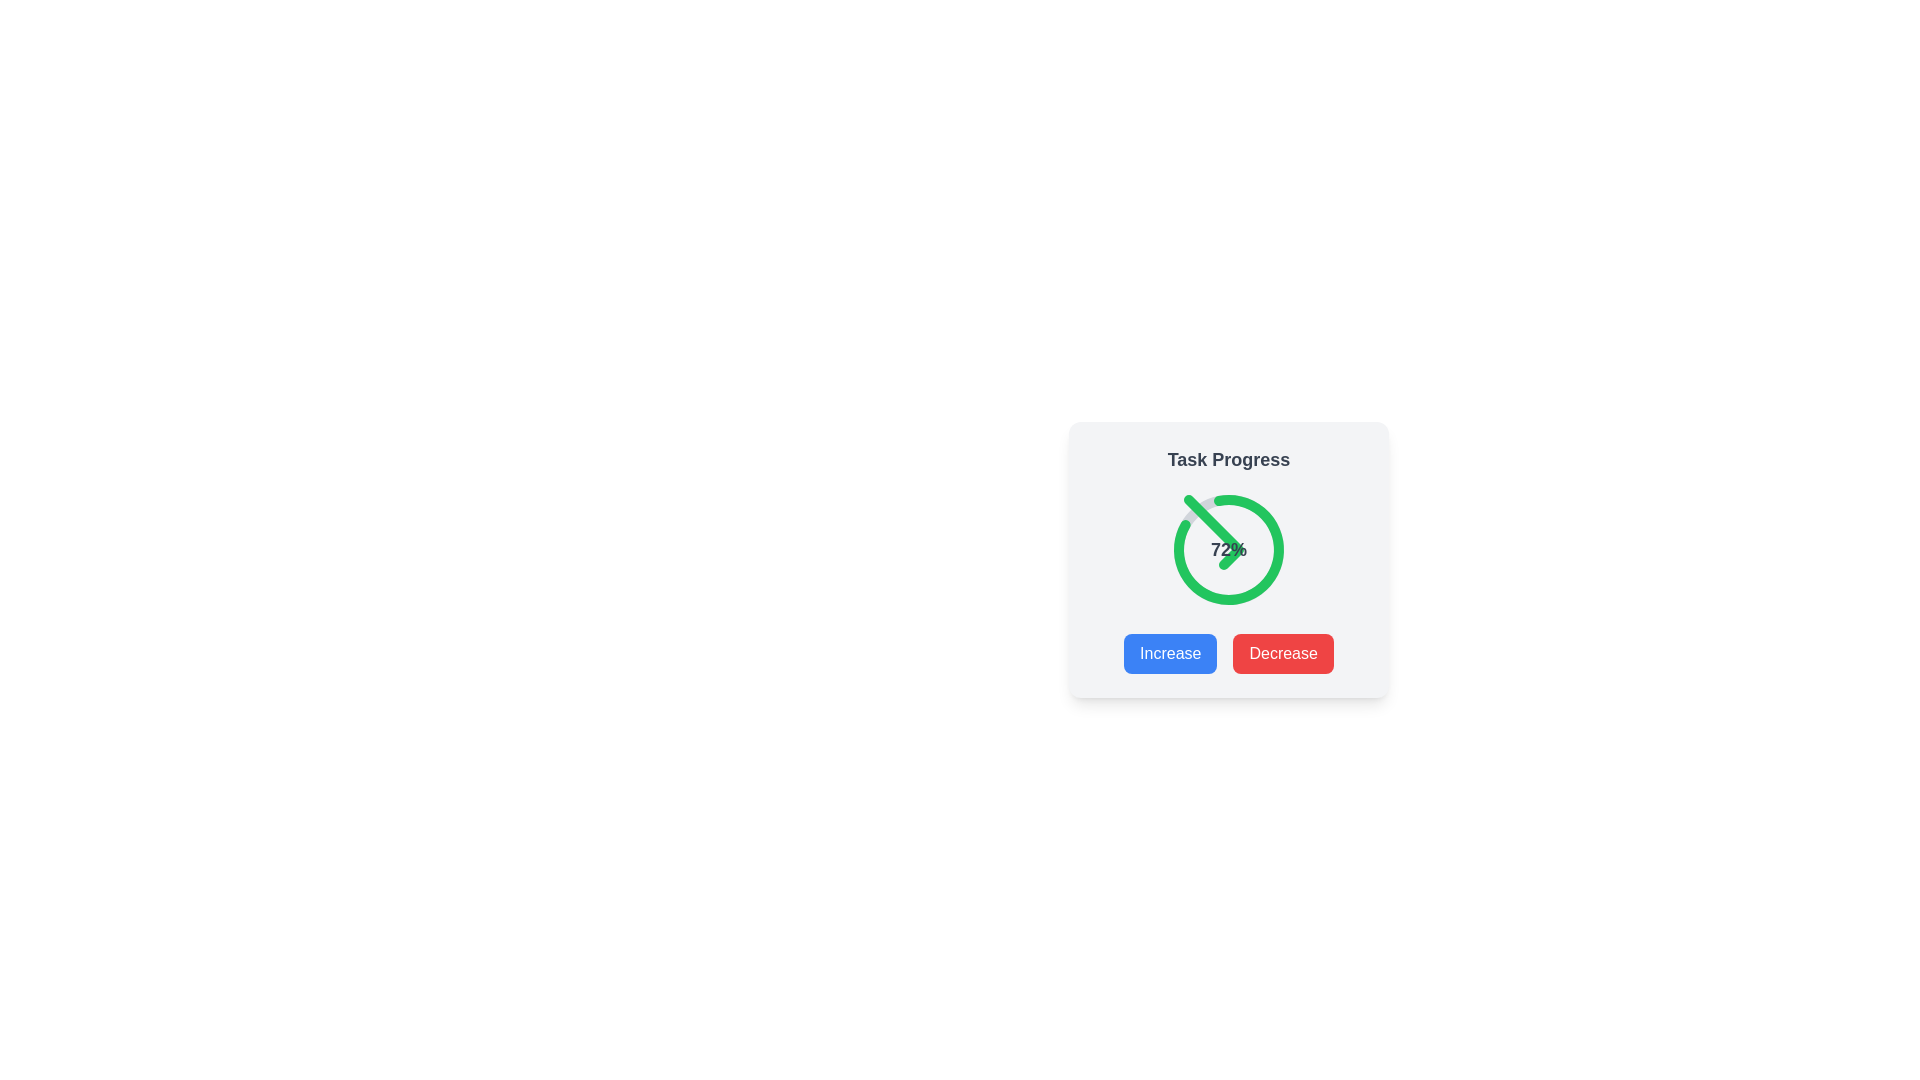 Image resolution: width=1920 pixels, height=1080 pixels. Describe the element at coordinates (1213, 531) in the screenshot. I see `the green diagonal checkmark-like graphic within the circular progress indicator labeled 'Task Progress'` at that location.